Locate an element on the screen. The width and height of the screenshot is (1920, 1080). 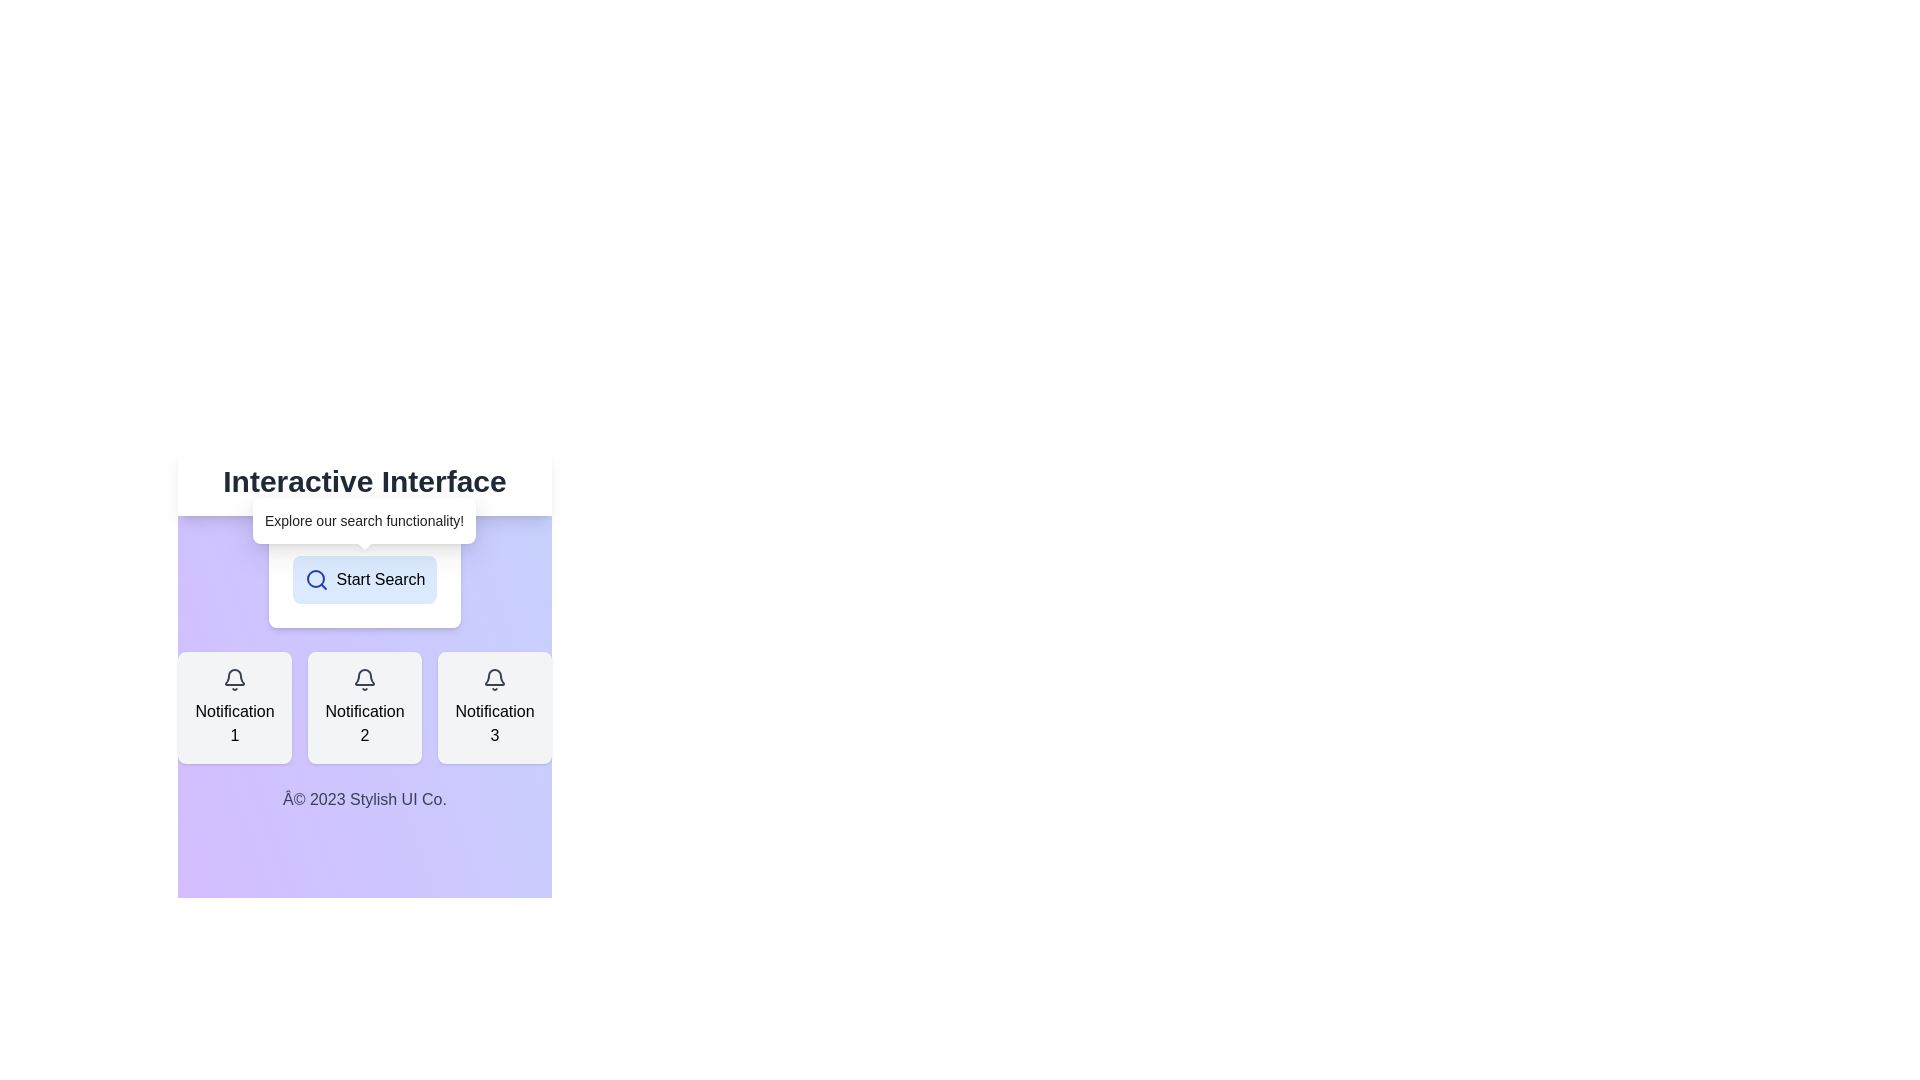
the 'Start Search' button, which has a rounded rectangular shape with a light blue background and contains a magnifying glass icon and the text 'Start Search' is located at coordinates (364, 579).